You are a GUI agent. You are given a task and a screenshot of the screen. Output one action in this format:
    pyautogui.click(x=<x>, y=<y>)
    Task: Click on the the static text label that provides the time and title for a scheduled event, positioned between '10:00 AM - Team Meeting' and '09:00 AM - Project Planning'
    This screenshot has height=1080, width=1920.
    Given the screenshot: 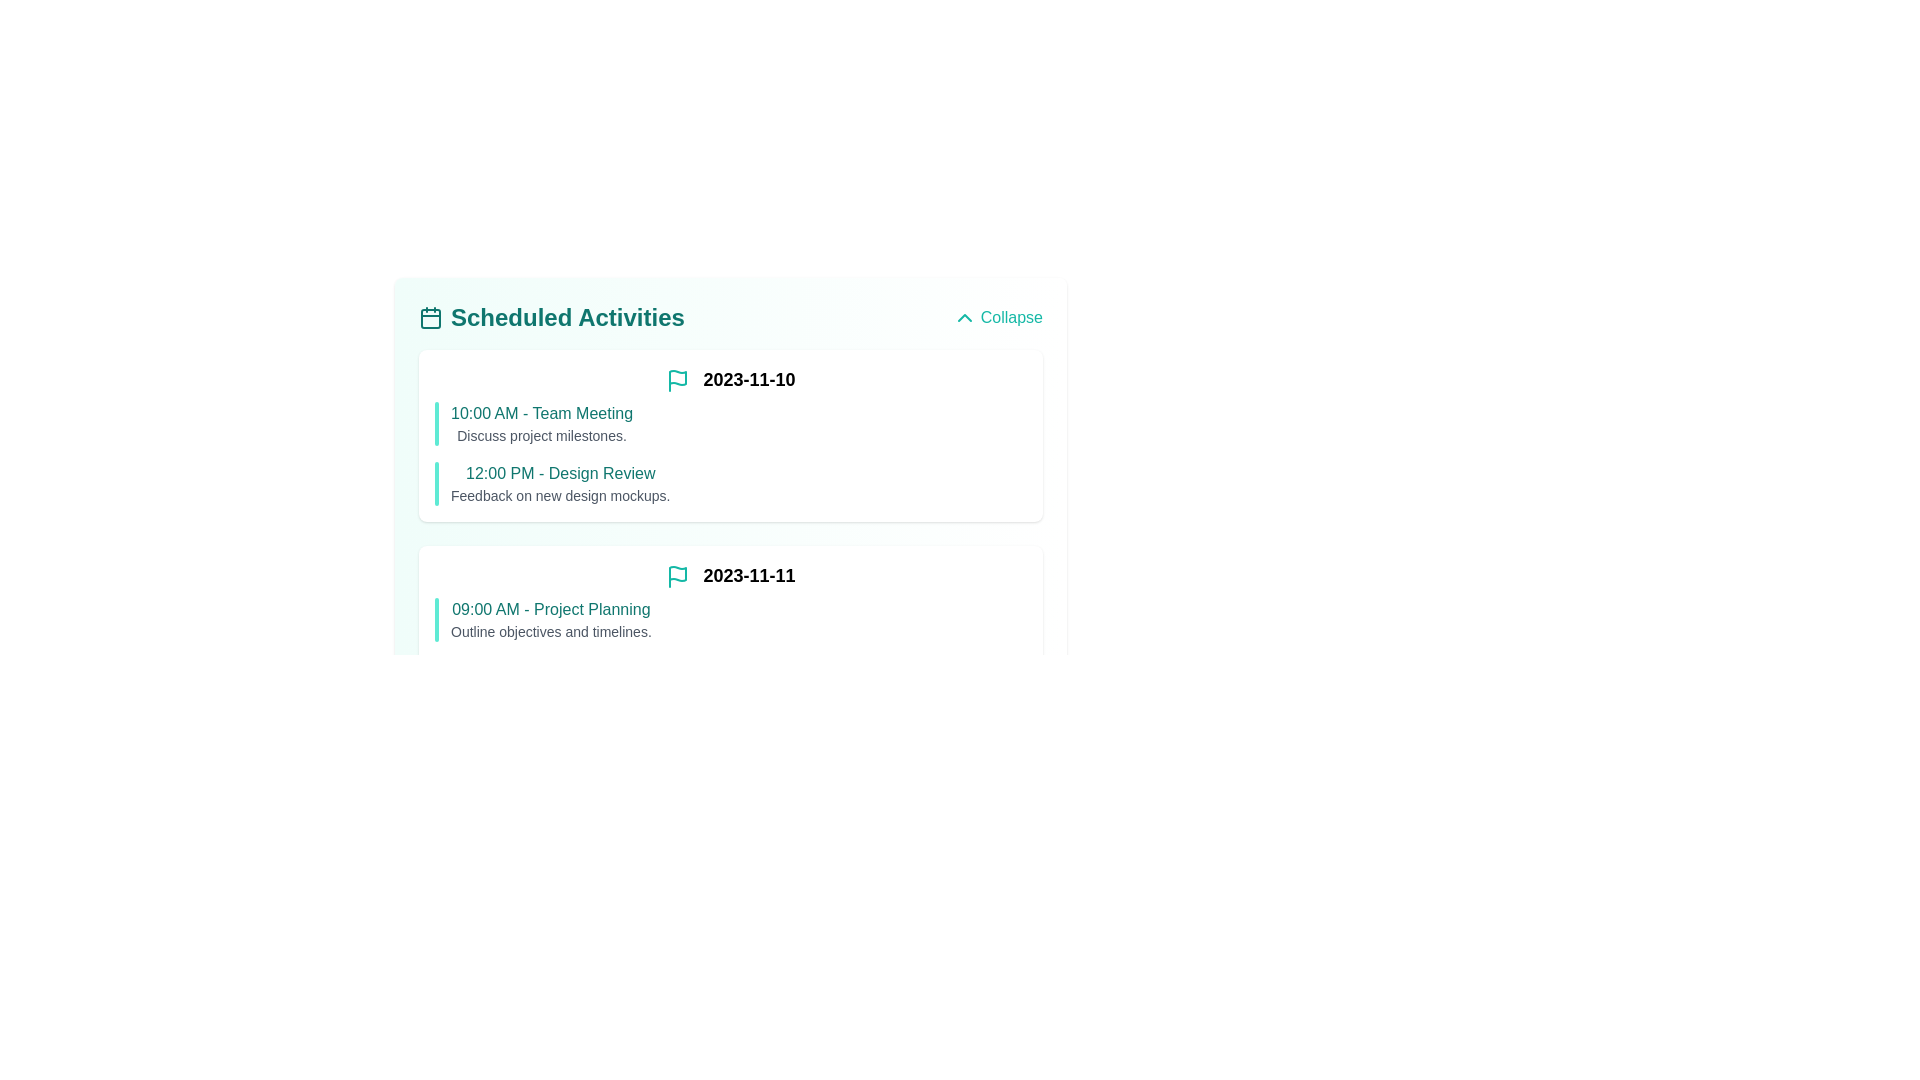 What is the action you would take?
    pyautogui.click(x=560, y=474)
    